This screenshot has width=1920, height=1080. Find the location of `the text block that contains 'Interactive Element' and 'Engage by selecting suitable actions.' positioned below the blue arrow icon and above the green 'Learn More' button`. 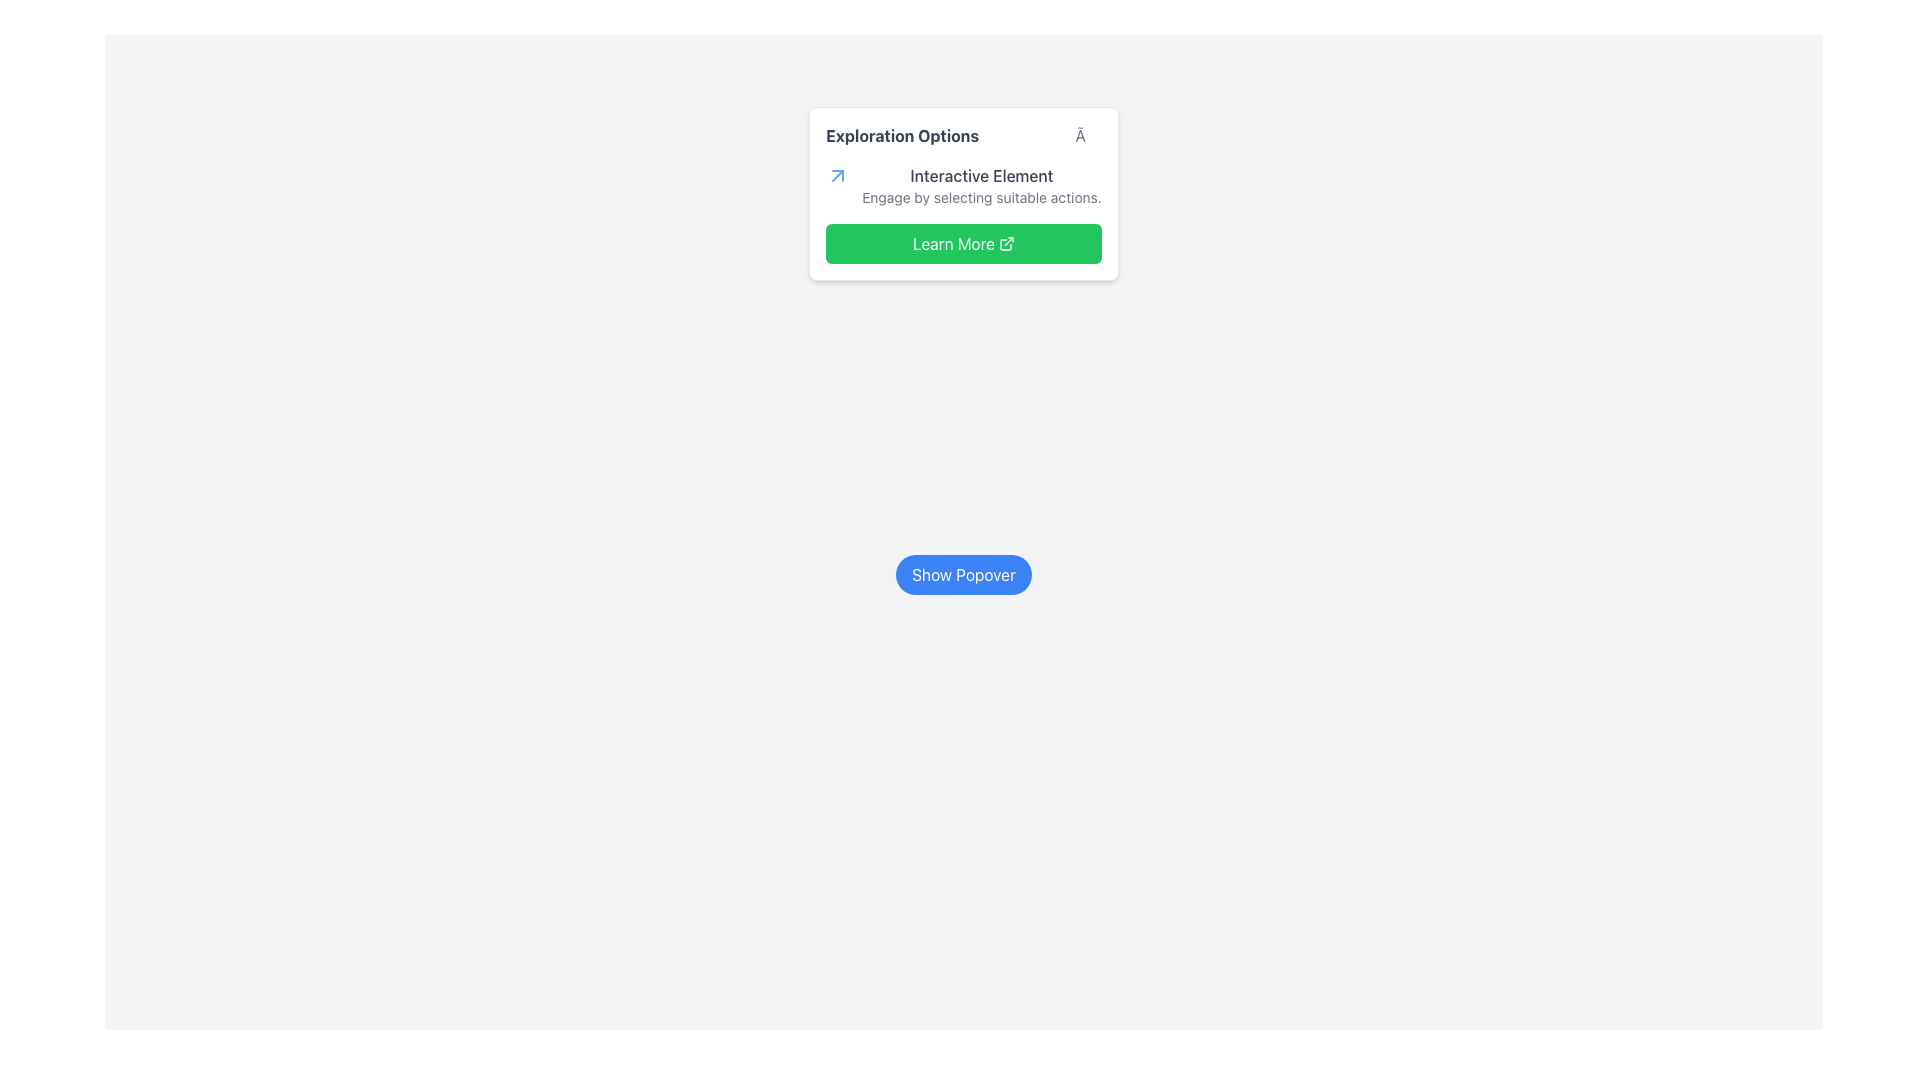

the text block that contains 'Interactive Element' and 'Engage by selecting suitable actions.' positioned below the blue arrow icon and above the green 'Learn More' button is located at coordinates (982, 185).